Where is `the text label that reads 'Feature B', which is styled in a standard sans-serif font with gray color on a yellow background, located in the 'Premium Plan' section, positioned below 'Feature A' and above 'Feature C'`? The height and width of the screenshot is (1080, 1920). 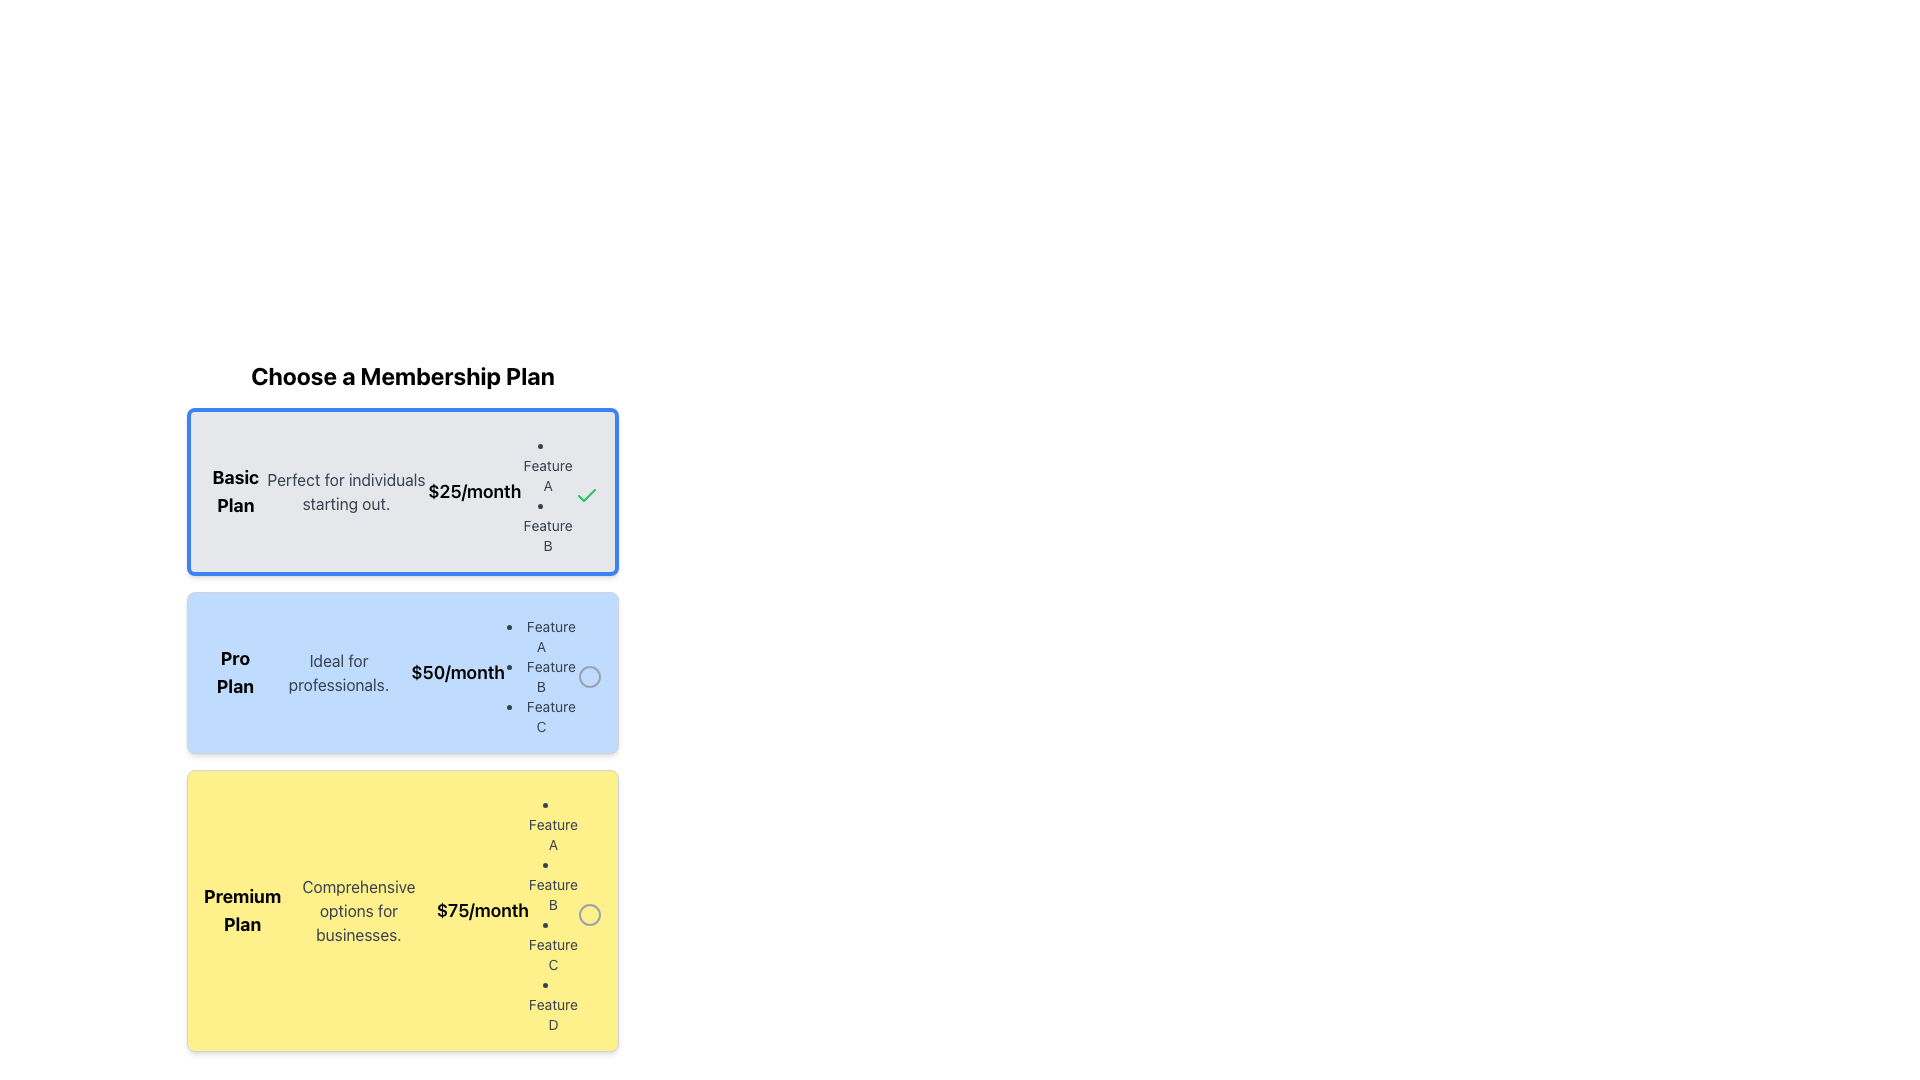
the text label that reads 'Feature B', which is styled in a standard sans-serif font with gray color on a yellow background, located in the 'Premium Plan' section, positioned below 'Feature A' and above 'Feature C' is located at coordinates (553, 883).